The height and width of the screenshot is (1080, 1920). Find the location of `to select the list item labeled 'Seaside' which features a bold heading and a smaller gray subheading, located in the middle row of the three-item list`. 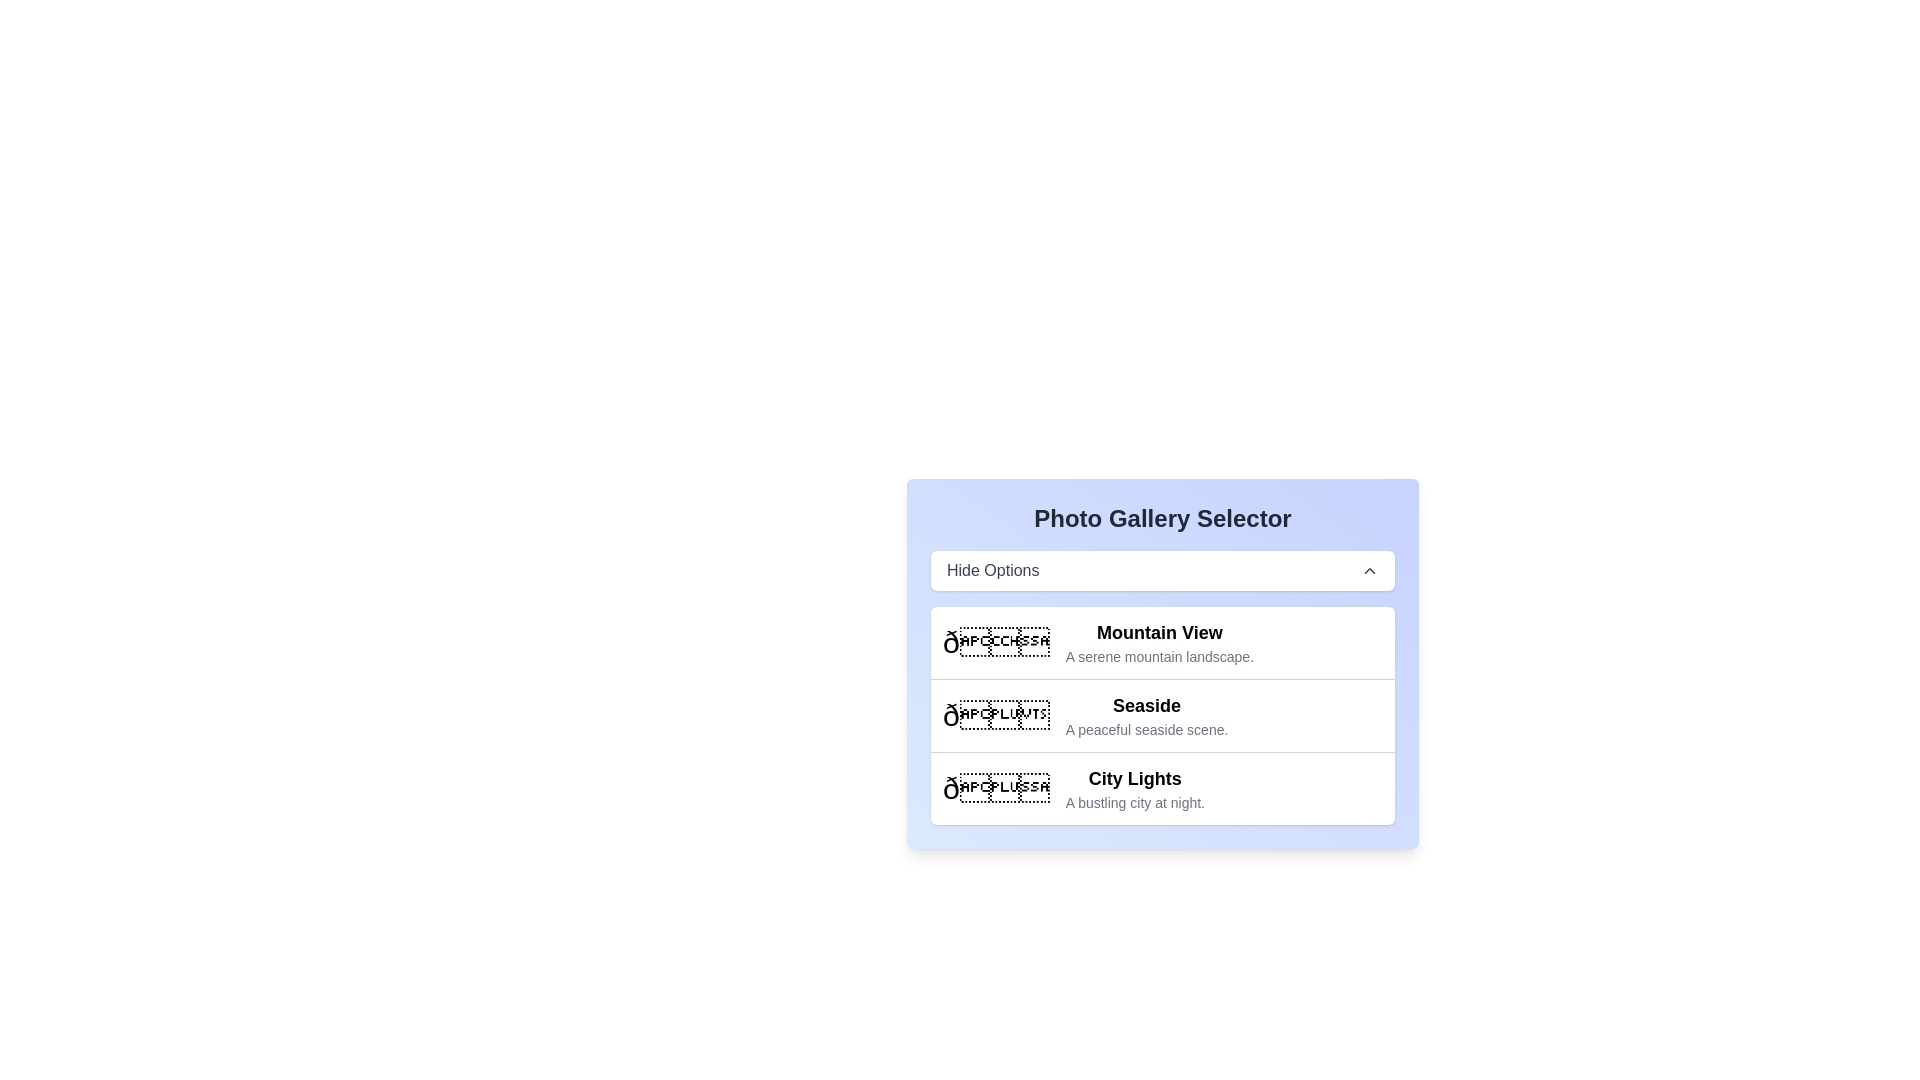

to select the list item labeled 'Seaside' which features a bold heading and a smaller gray subheading, located in the middle row of the three-item list is located at coordinates (1162, 713).